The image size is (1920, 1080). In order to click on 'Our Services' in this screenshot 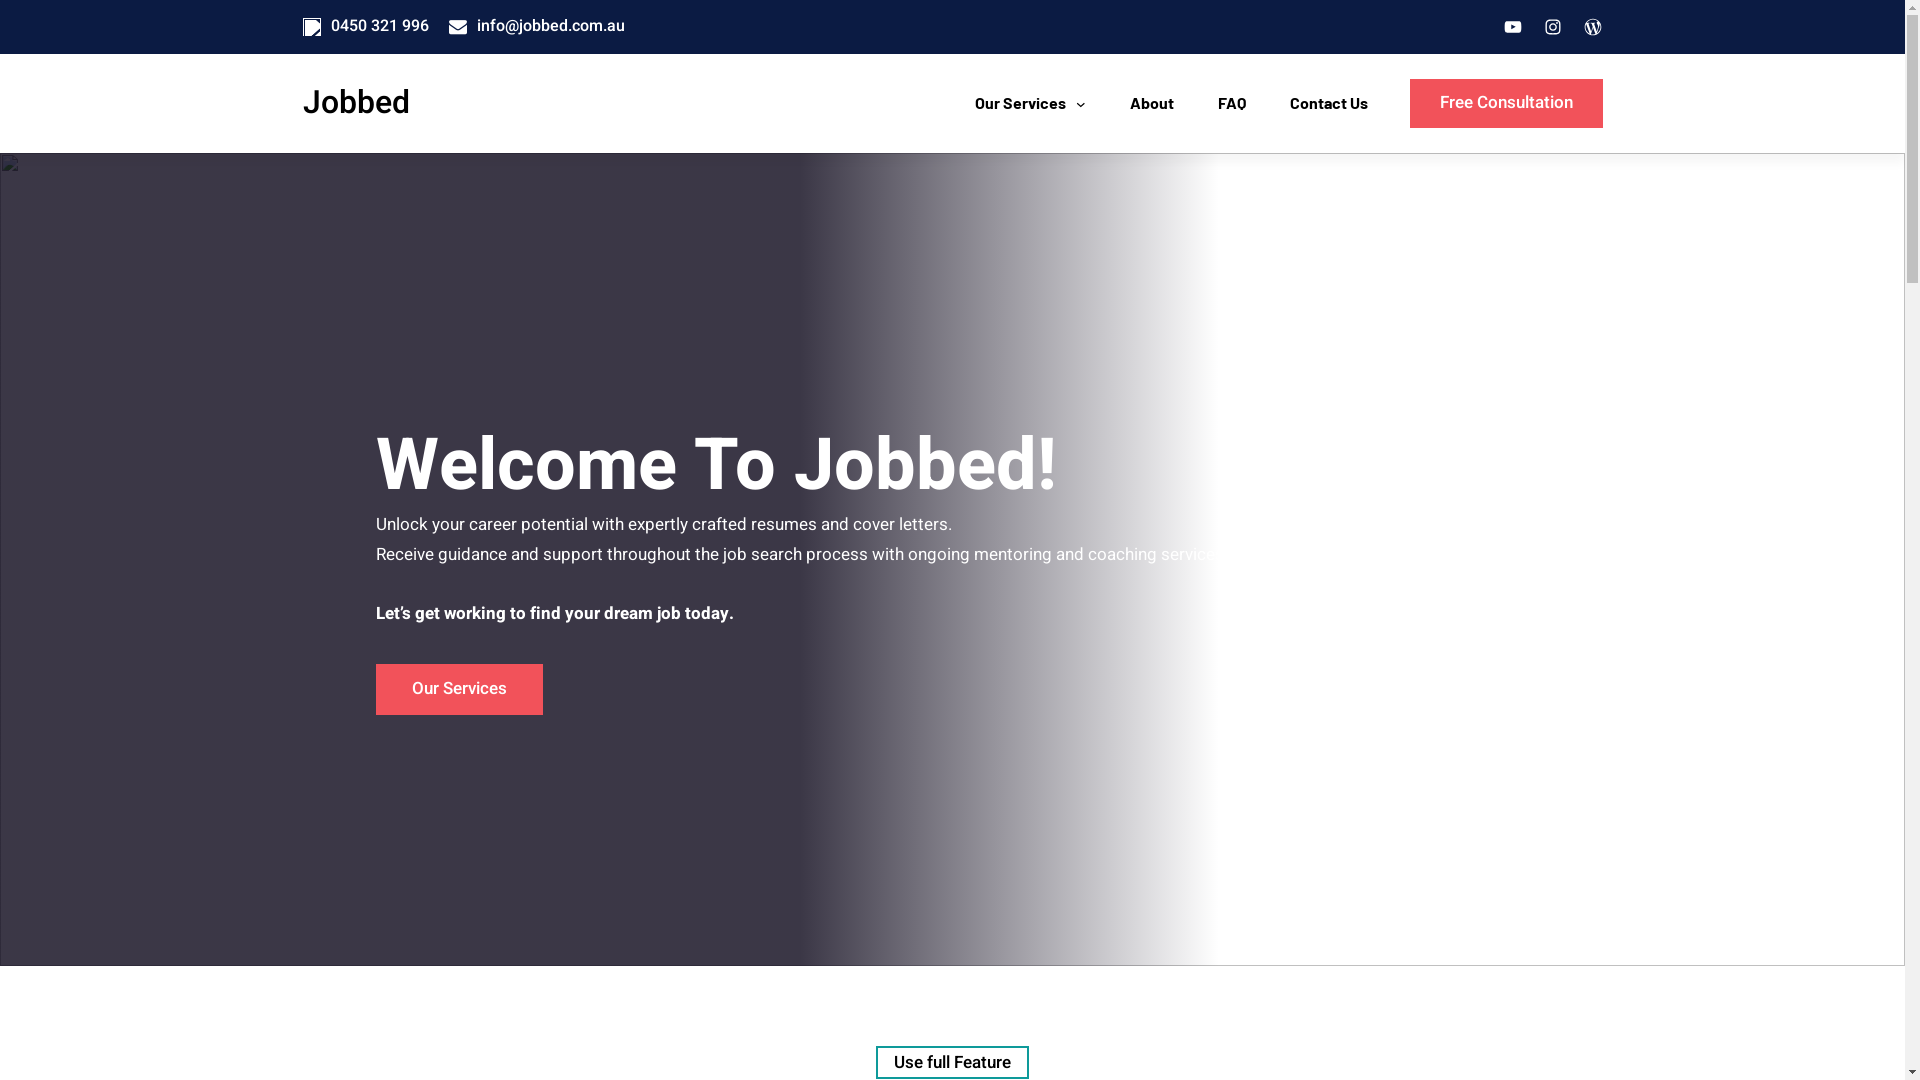, I will do `click(964, 103)`.